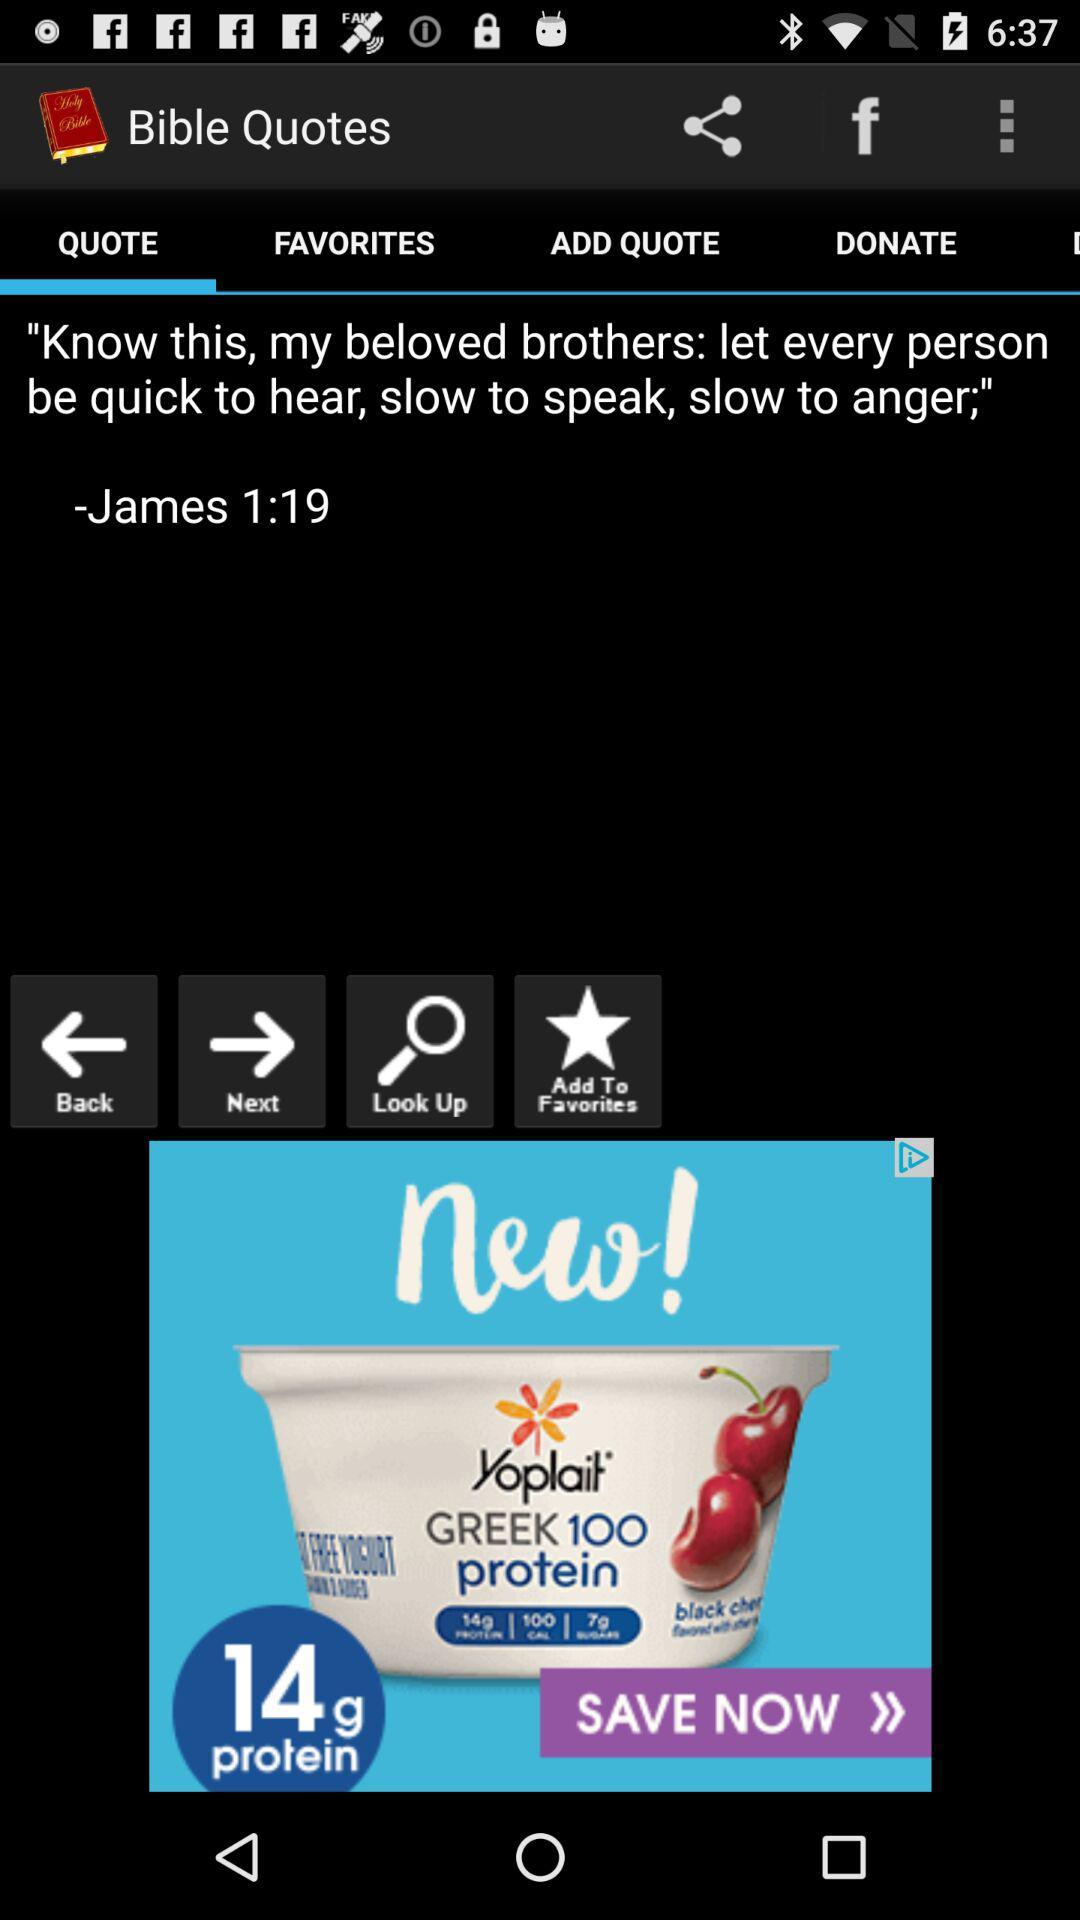  I want to click on go back, so click(83, 1050).